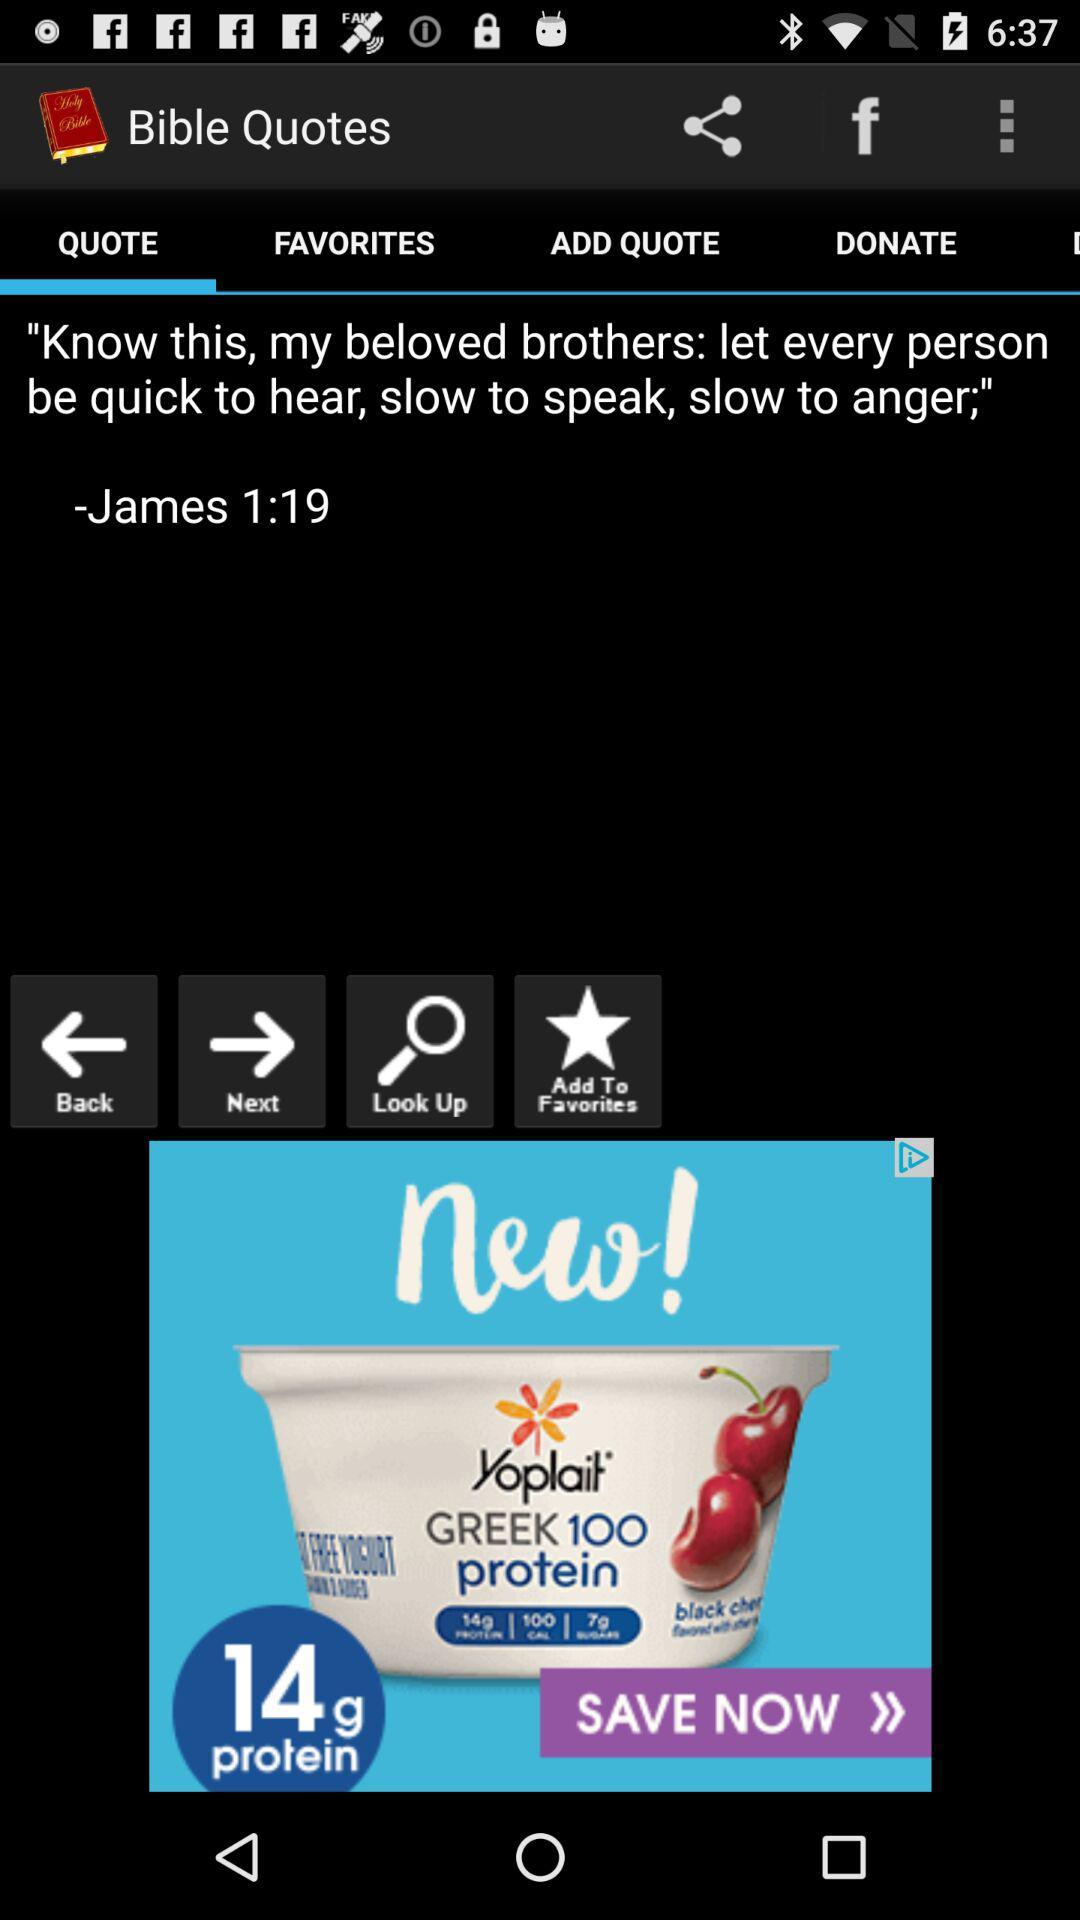  I want to click on go back, so click(83, 1050).